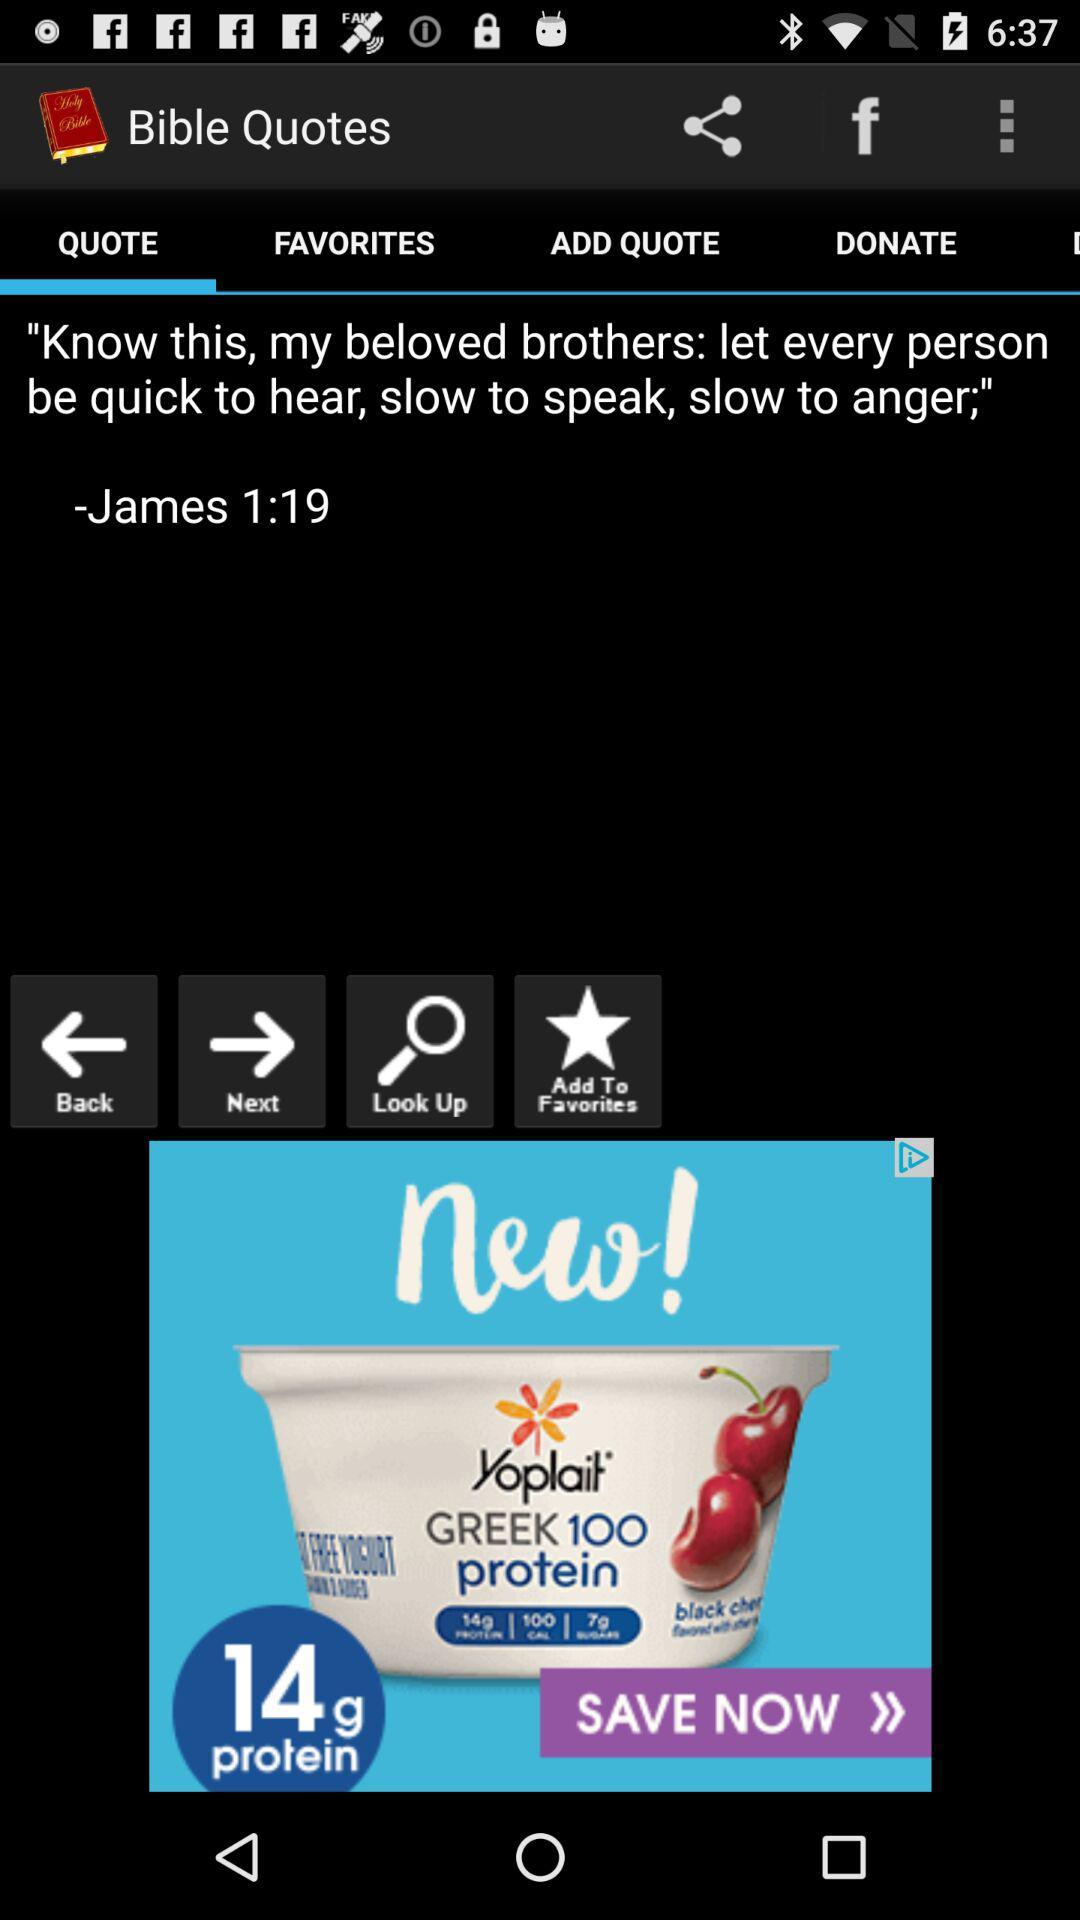  I want to click on go back, so click(83, 1050).